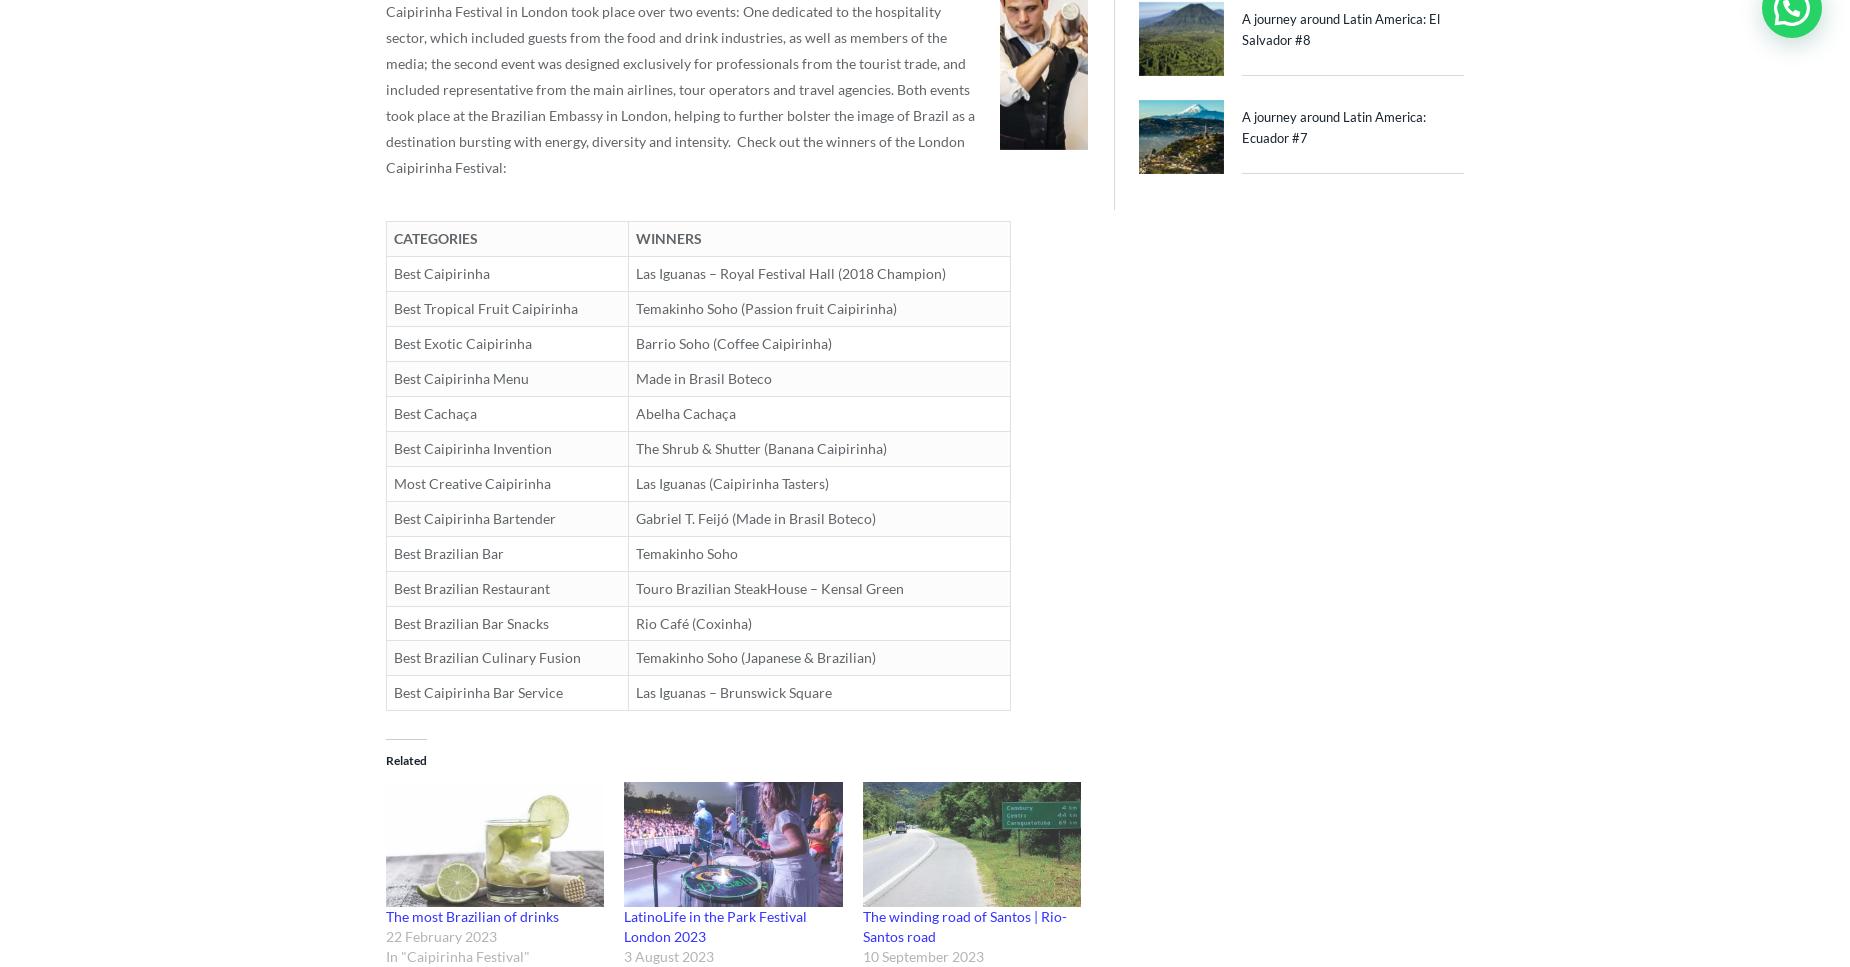 Image resolution: width=1850 pixels, height=967 pixels. What do you see at coordinates (755, 516) in the screenshot?
I see `'Gabriel T. Feijó (Made in Brasil Boteco)'` at bounding box center [755, 516].